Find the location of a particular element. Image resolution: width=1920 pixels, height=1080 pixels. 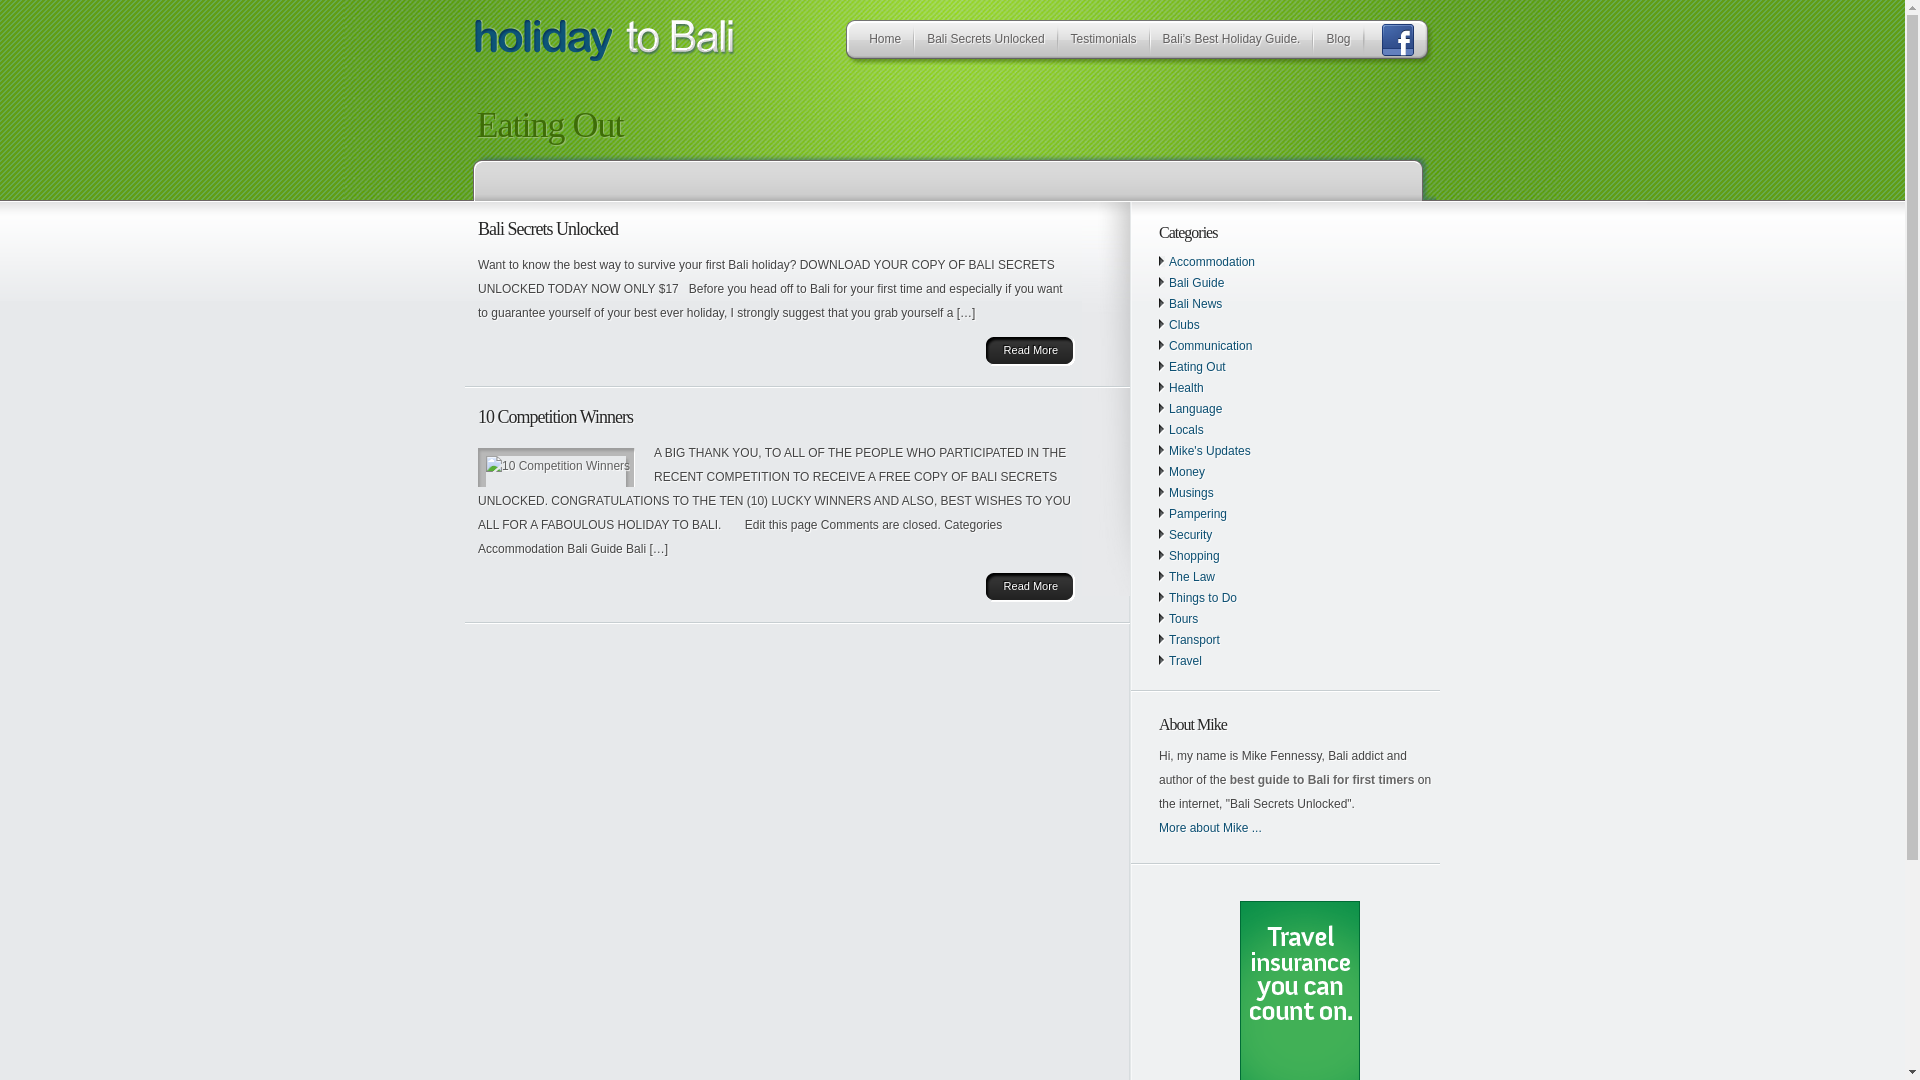

'Locals' is located at coordinates (1186, 428).